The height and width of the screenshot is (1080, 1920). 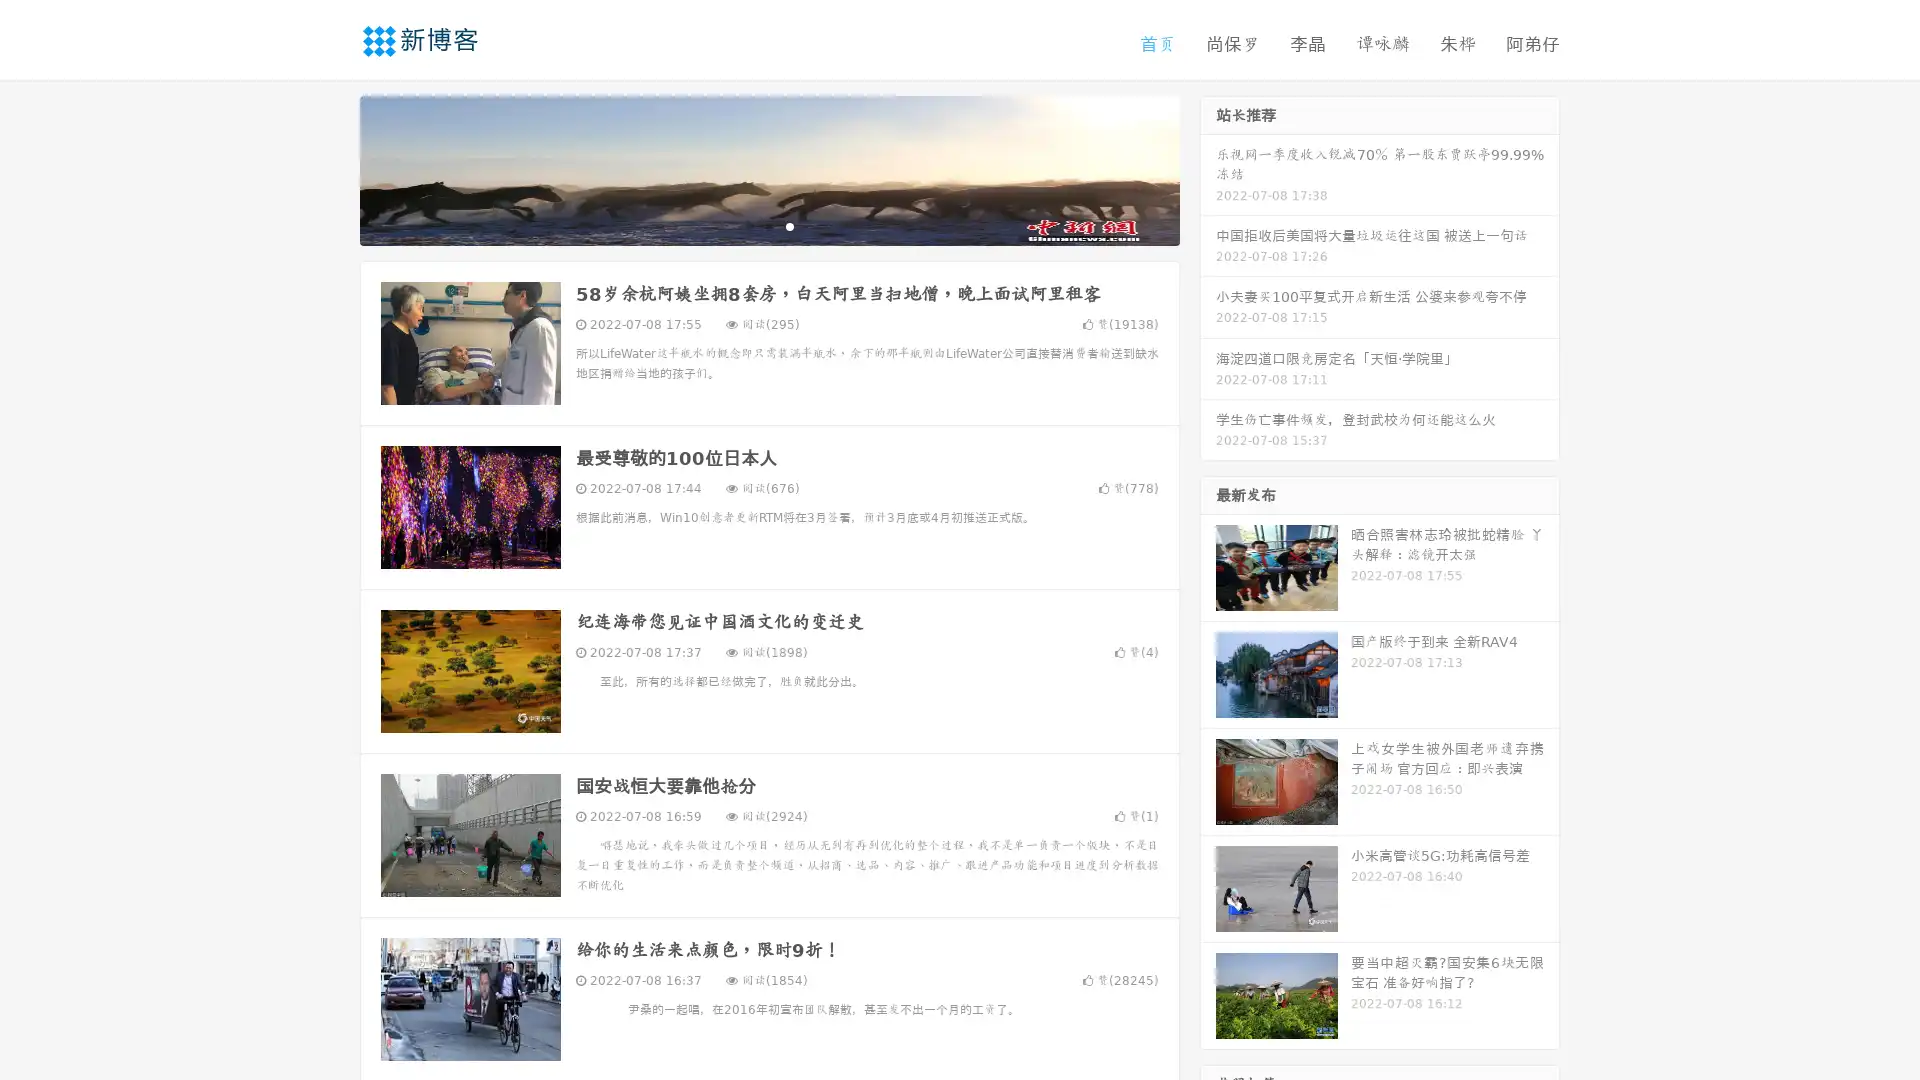 What do you see at coordinates (789, 225) in the screenshot?
I see `Go to slide 3` at bounding box center [789, 225].